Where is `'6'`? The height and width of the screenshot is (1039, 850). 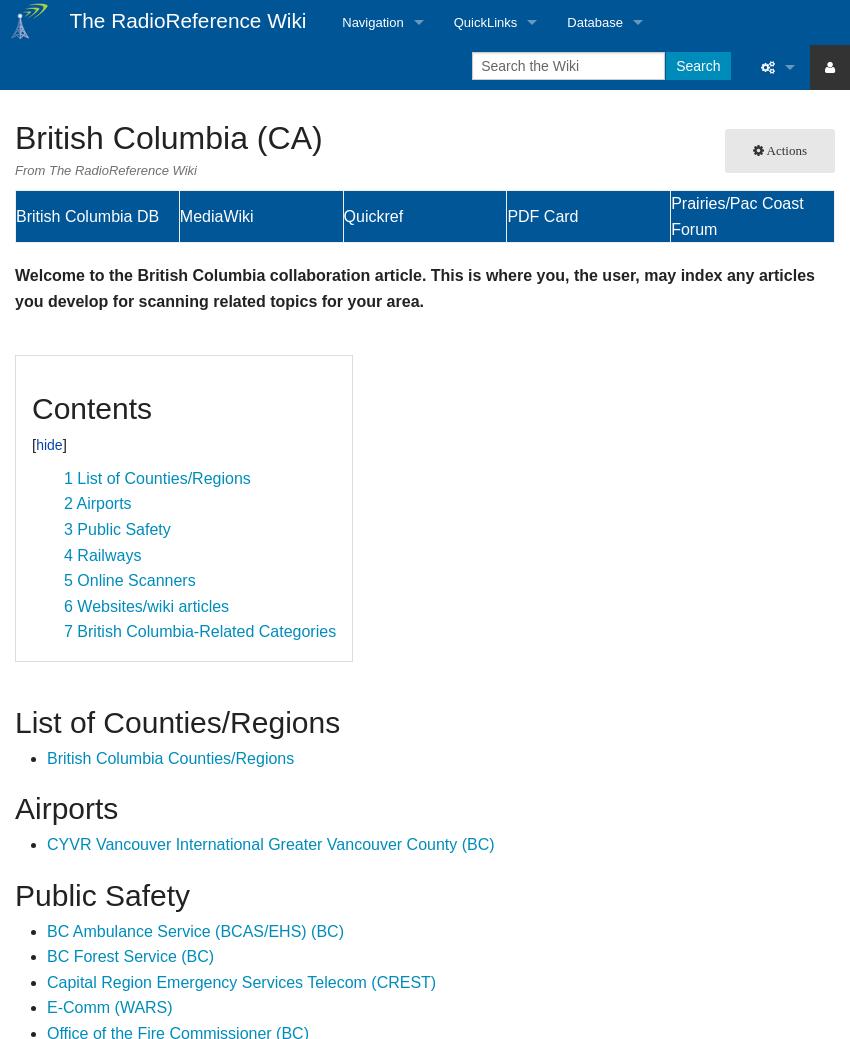
'6' is located at coordinates (64, 605).